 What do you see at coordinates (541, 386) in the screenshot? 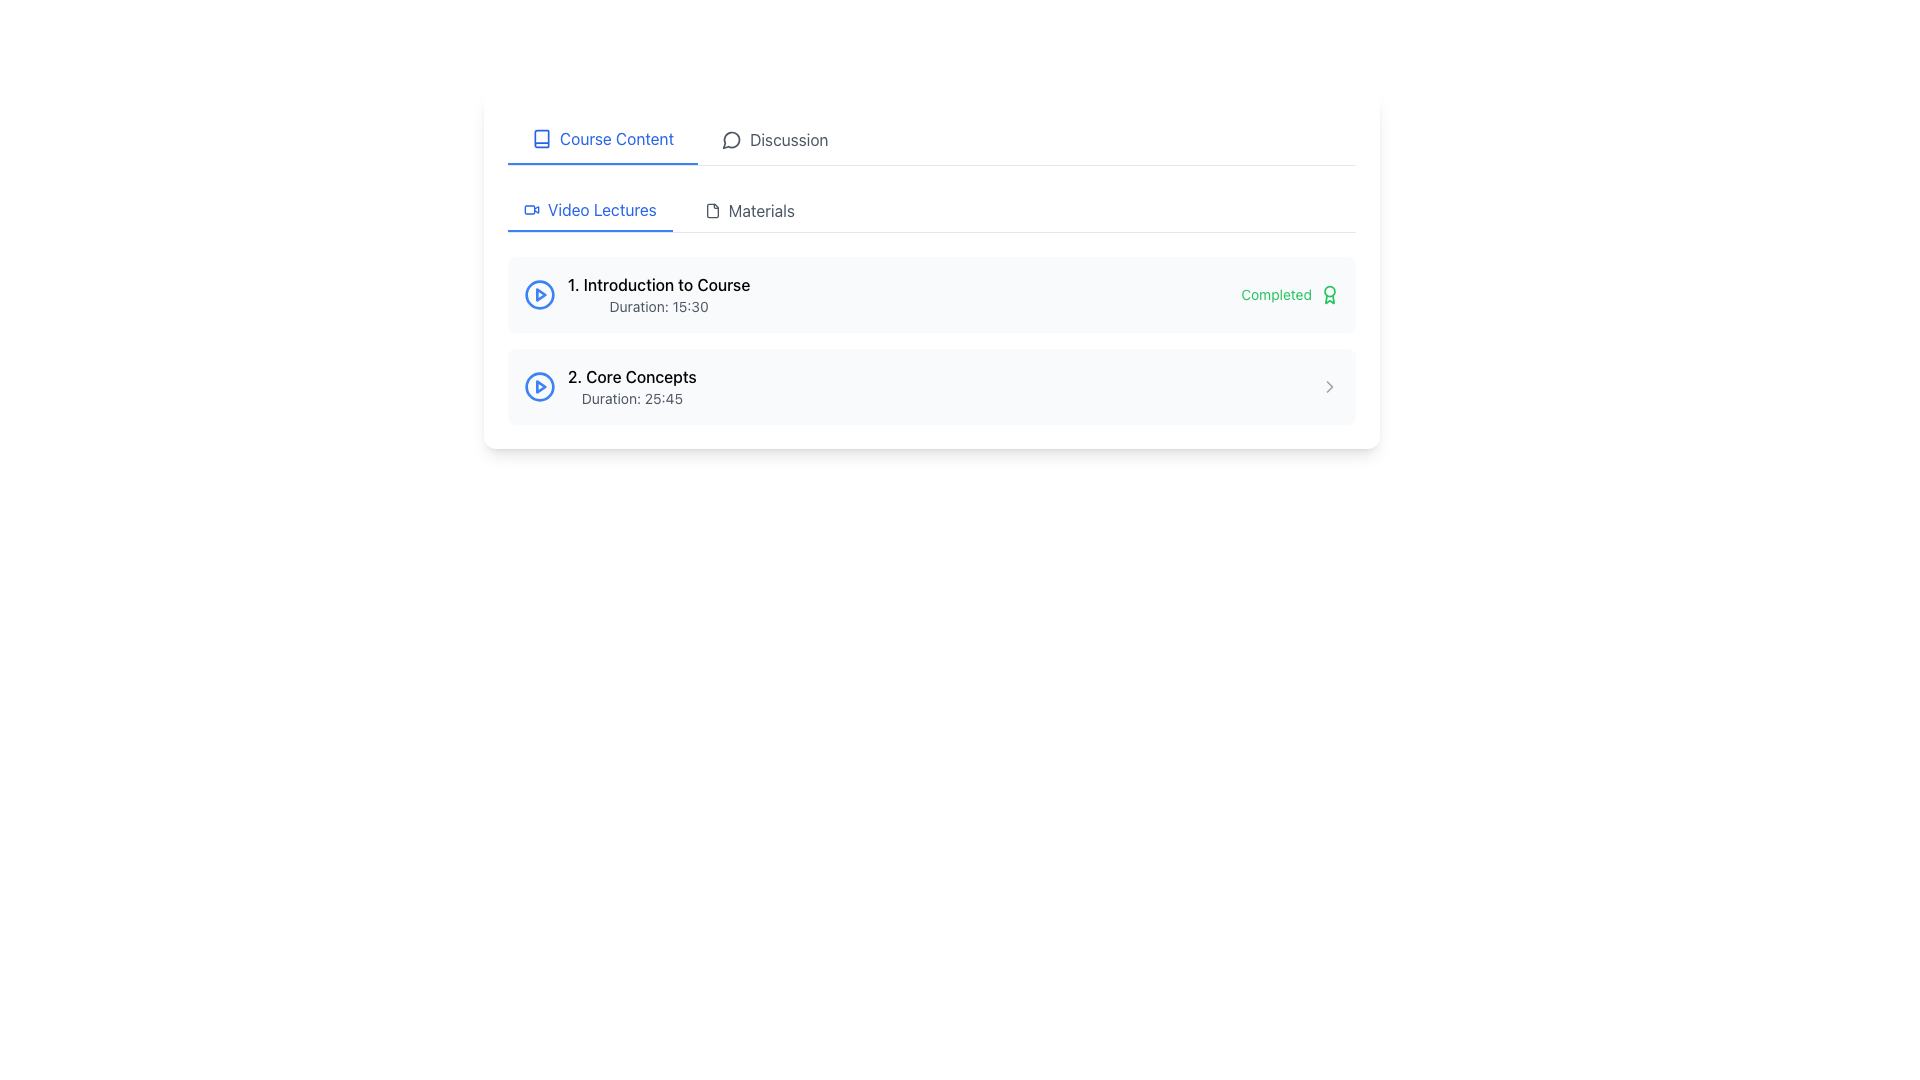
I see `the triangular play button located at the center of its circular icon to initiate playback or action` at bounding box center [541, 386].